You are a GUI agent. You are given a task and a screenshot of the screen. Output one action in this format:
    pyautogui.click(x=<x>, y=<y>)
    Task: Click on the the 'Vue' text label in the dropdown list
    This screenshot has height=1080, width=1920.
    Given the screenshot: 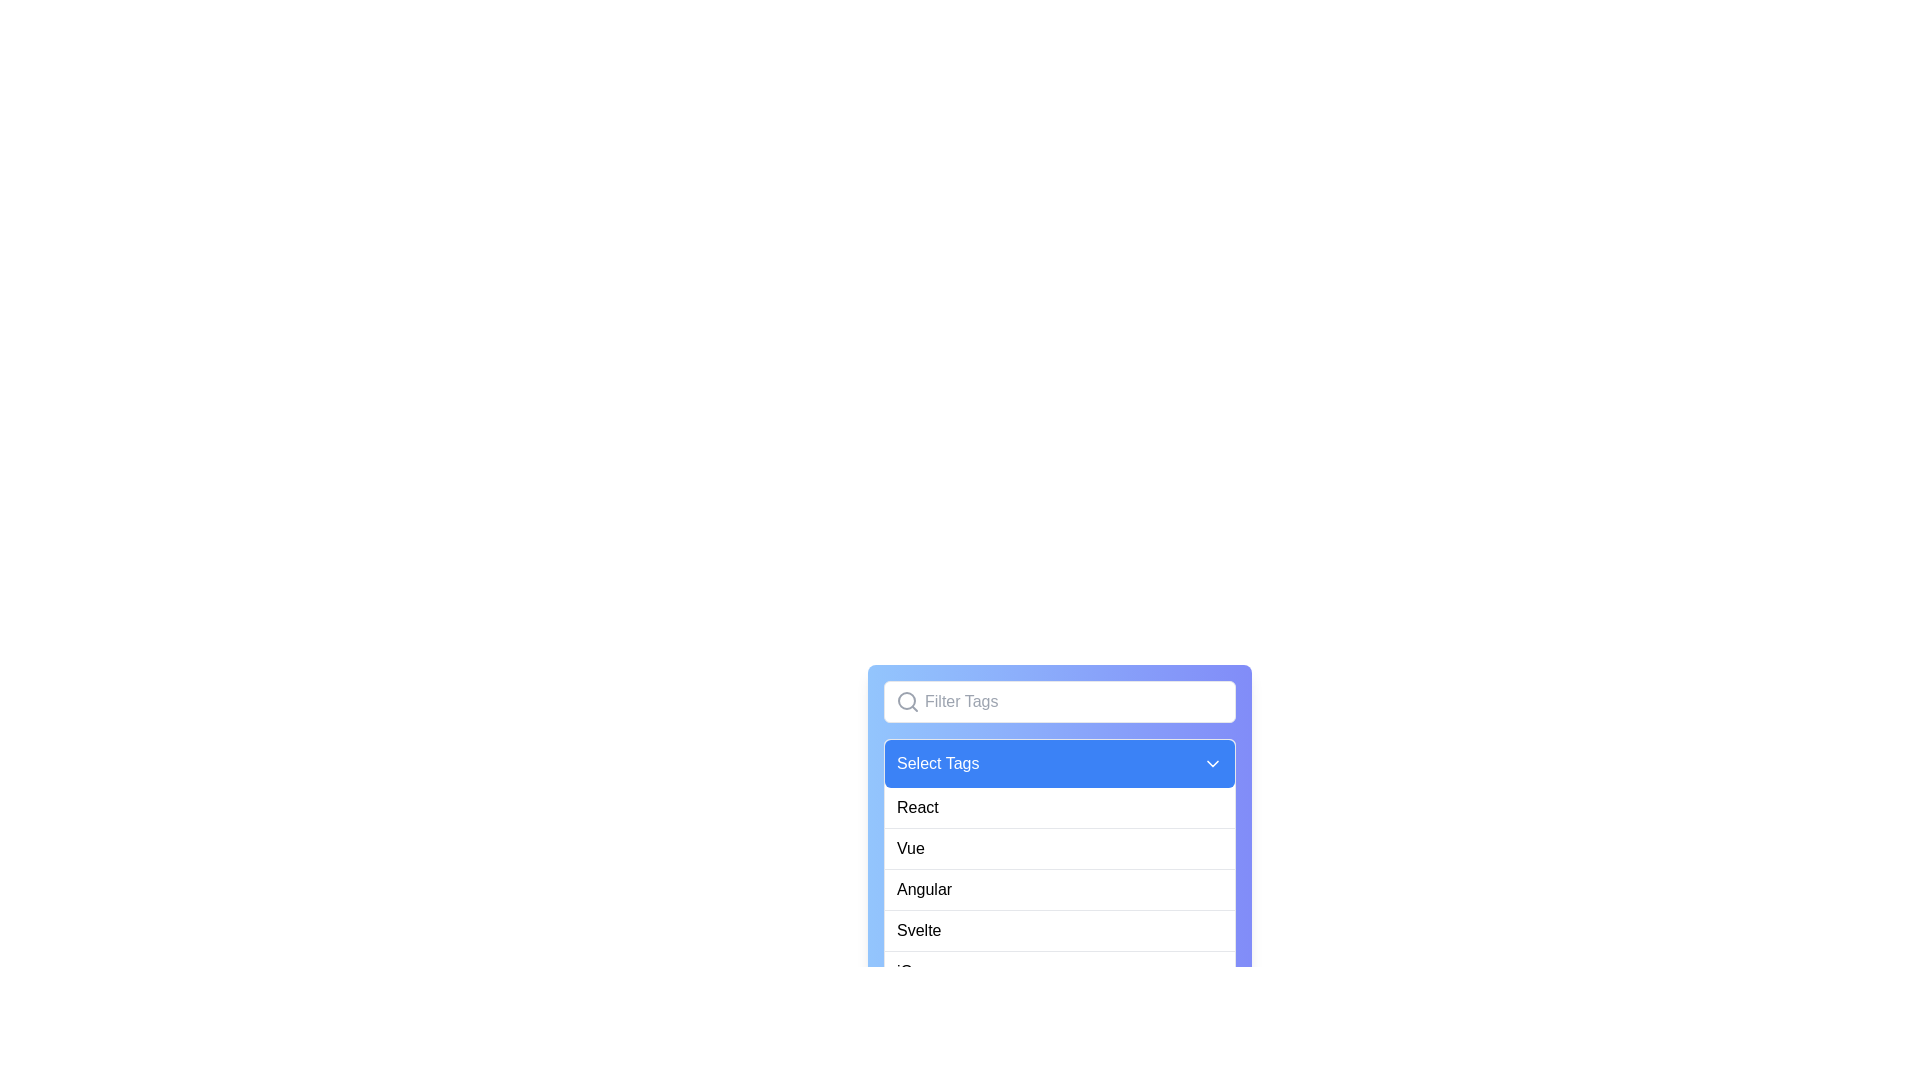 What is the action you would take?
    pyautogui.click(x=909, y=848)
    